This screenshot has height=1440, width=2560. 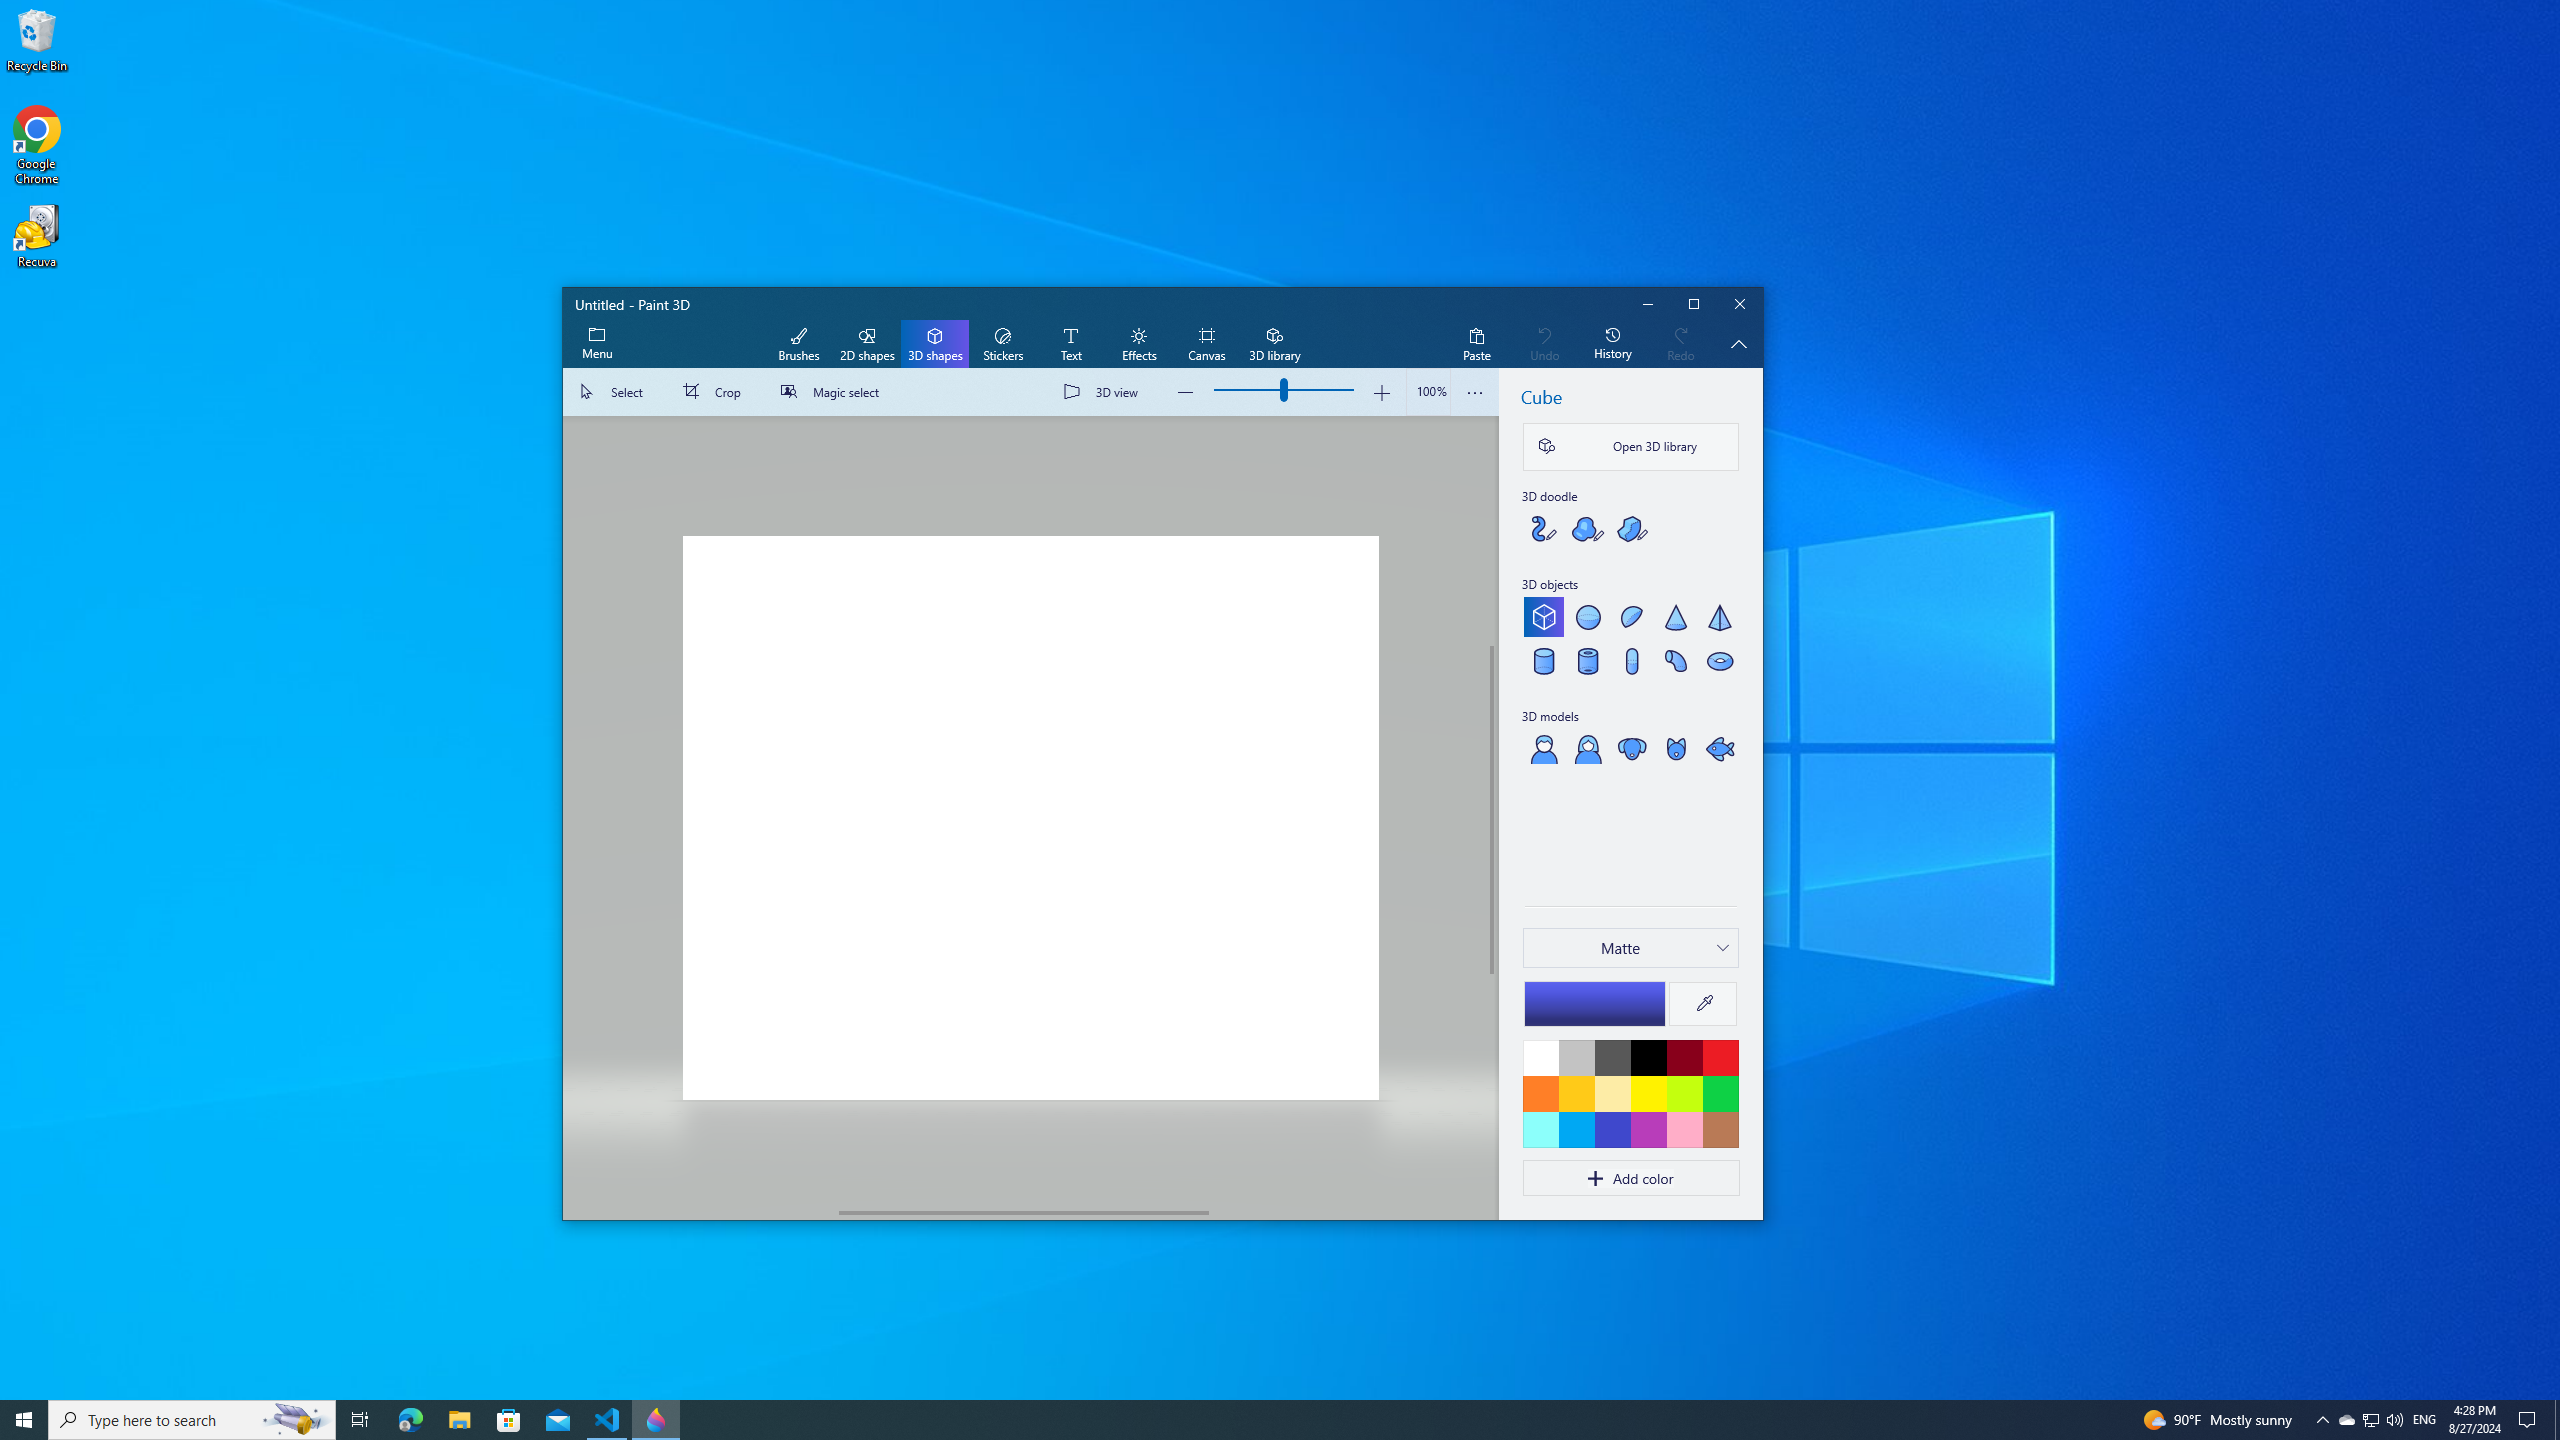 What do you see at coordinates (1611, 344) in the screenshot?
I see `'History'` at bounding box center [1611, 344].